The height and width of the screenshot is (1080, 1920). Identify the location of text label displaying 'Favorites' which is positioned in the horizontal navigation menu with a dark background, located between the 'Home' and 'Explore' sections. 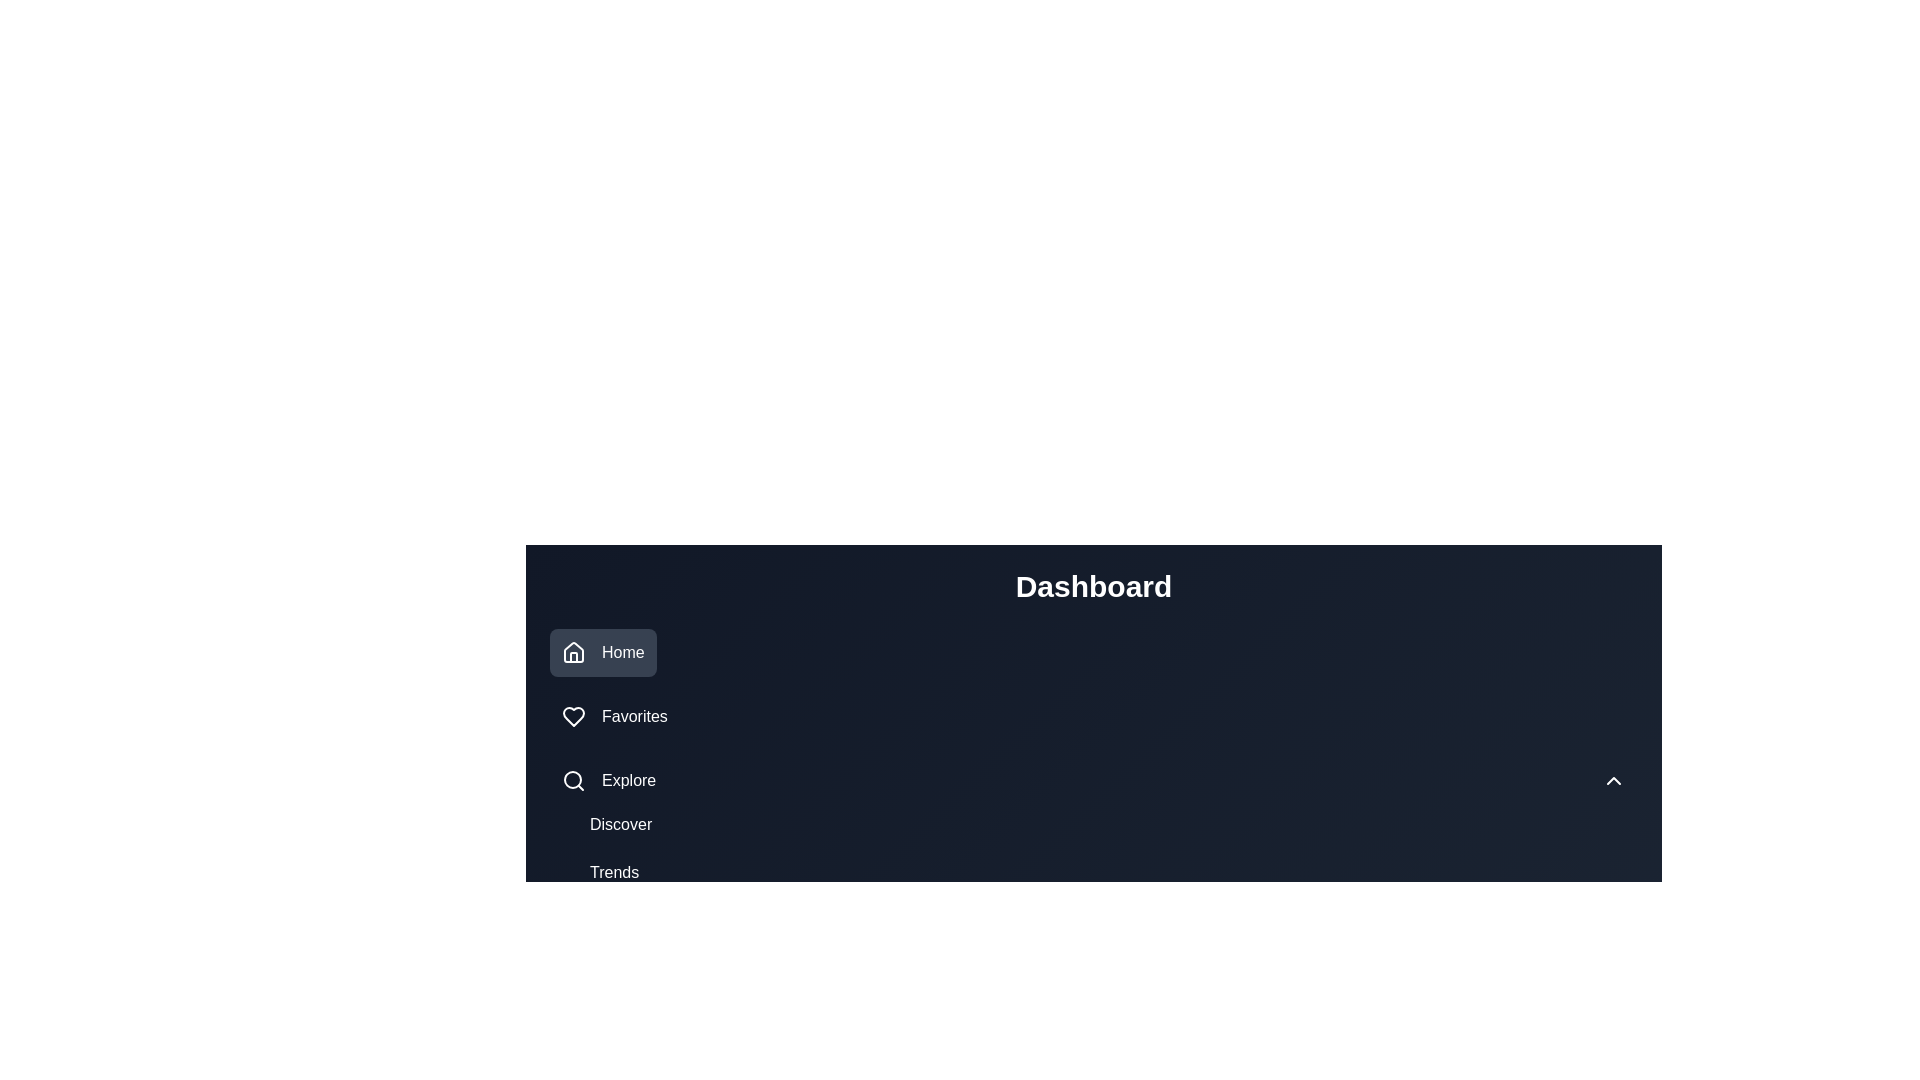
(633, 716).